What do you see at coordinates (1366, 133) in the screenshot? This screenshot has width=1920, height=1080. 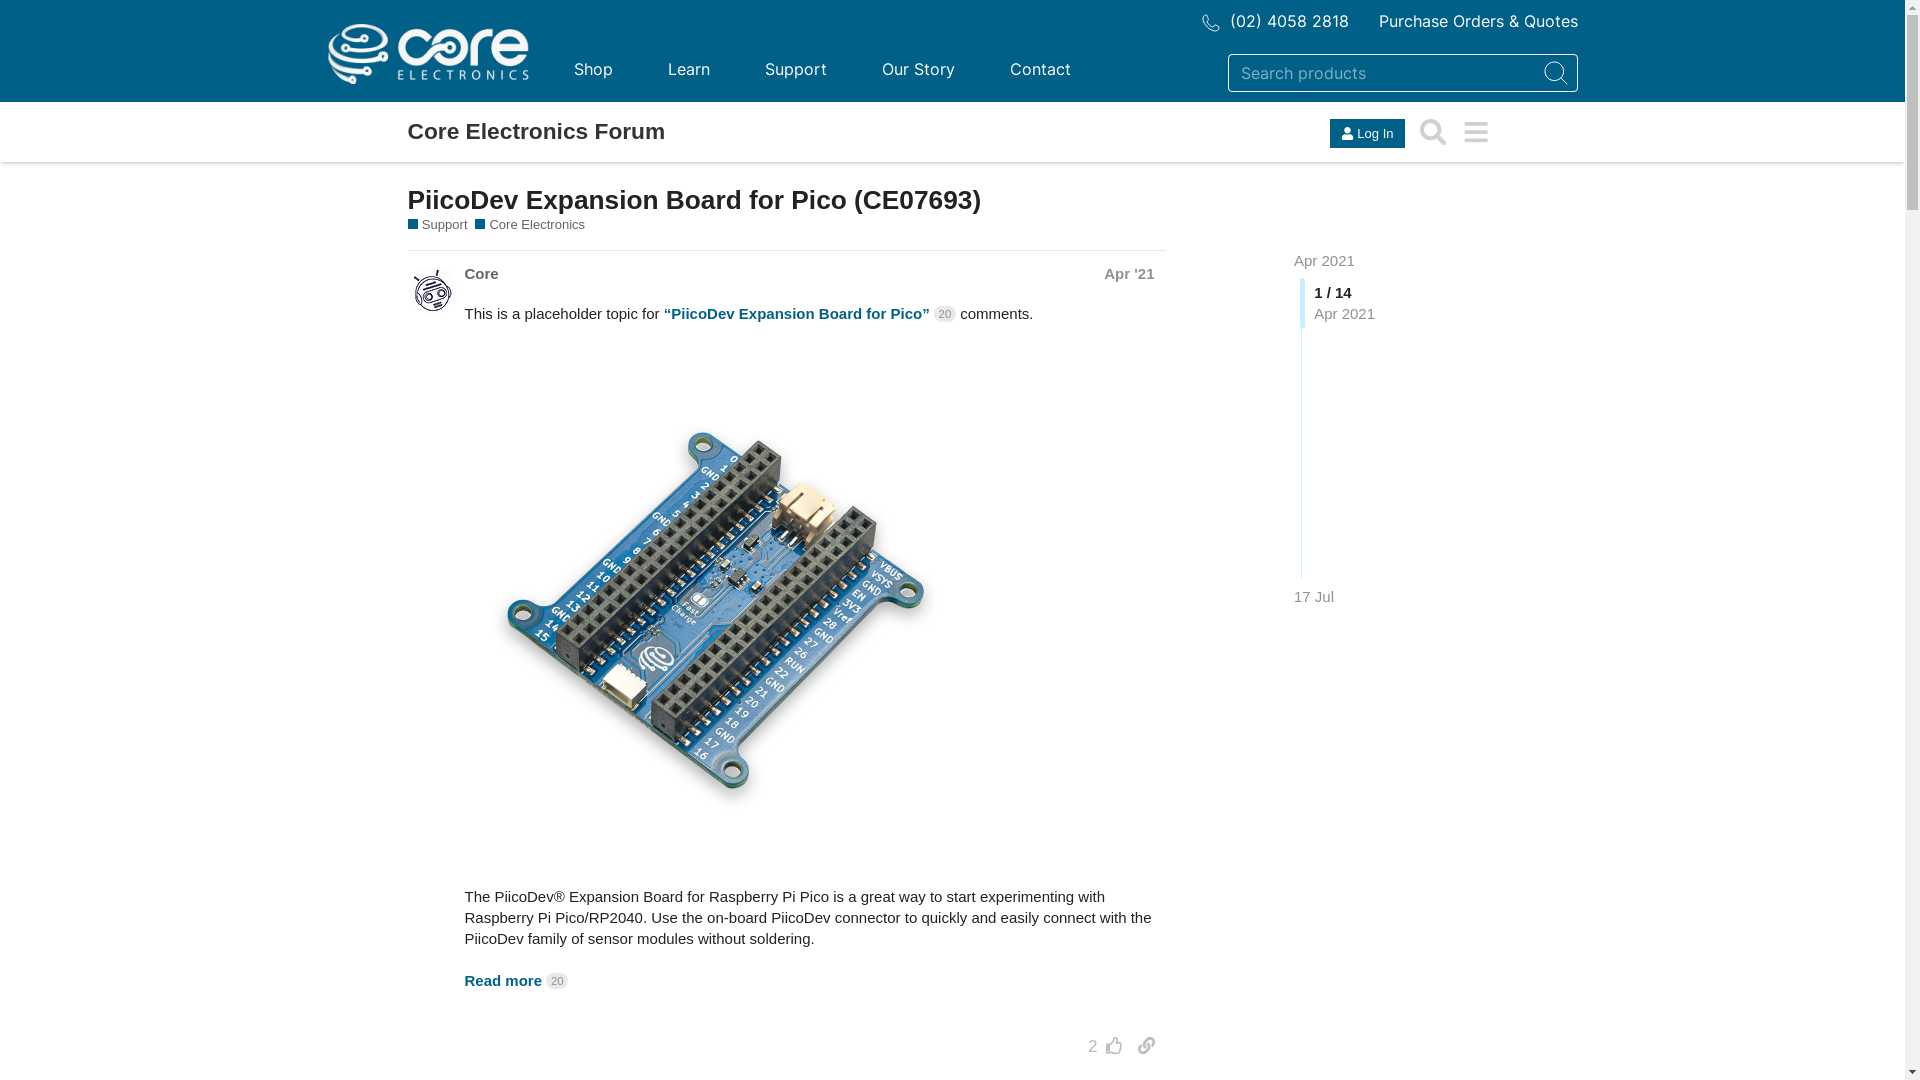 I see `'Log In'` at bounding box center [1366, 133].